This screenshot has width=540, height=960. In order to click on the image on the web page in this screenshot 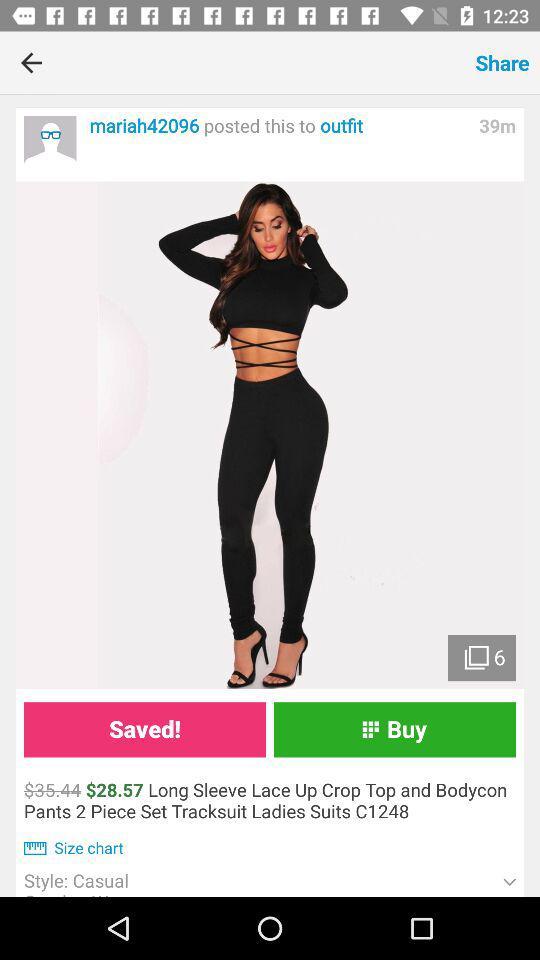, I will do `click(270, 435)`.